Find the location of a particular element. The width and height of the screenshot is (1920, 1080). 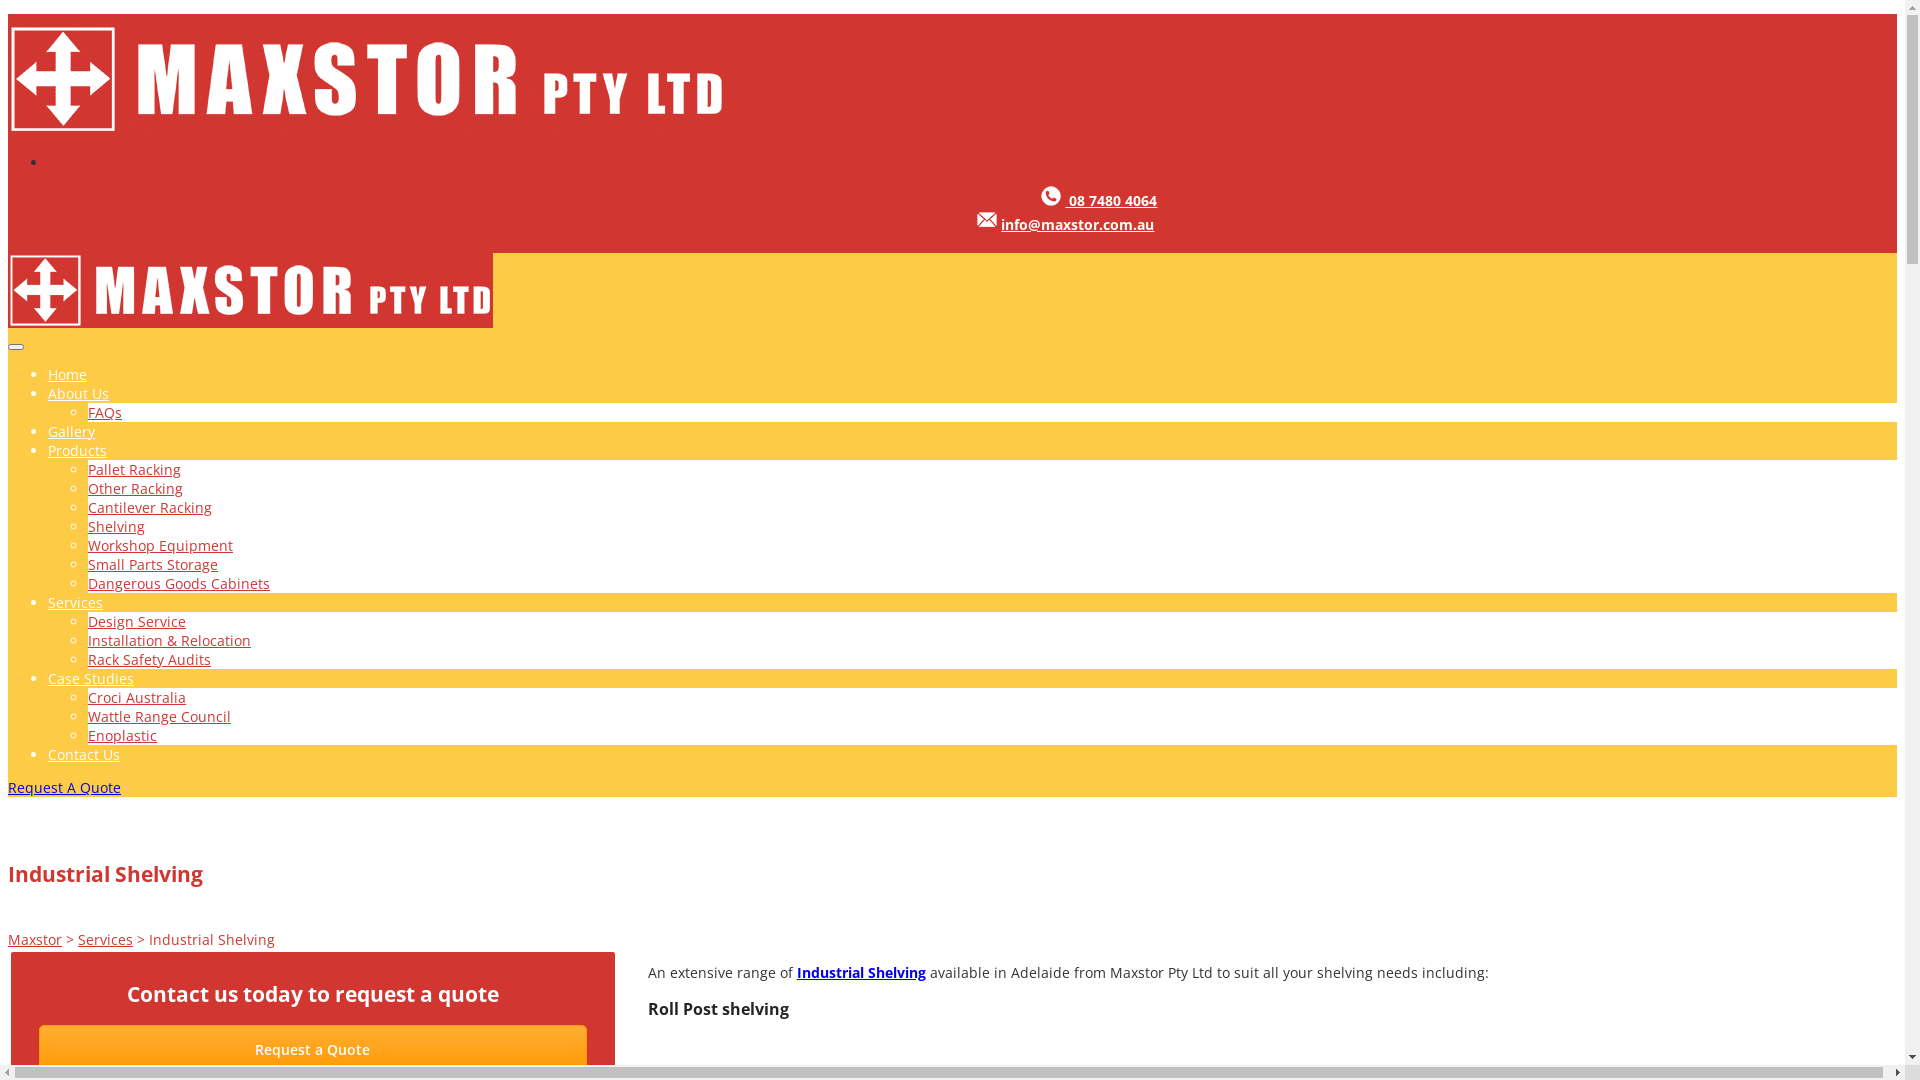

'Case Studies' is located at coordinates (48, 677).